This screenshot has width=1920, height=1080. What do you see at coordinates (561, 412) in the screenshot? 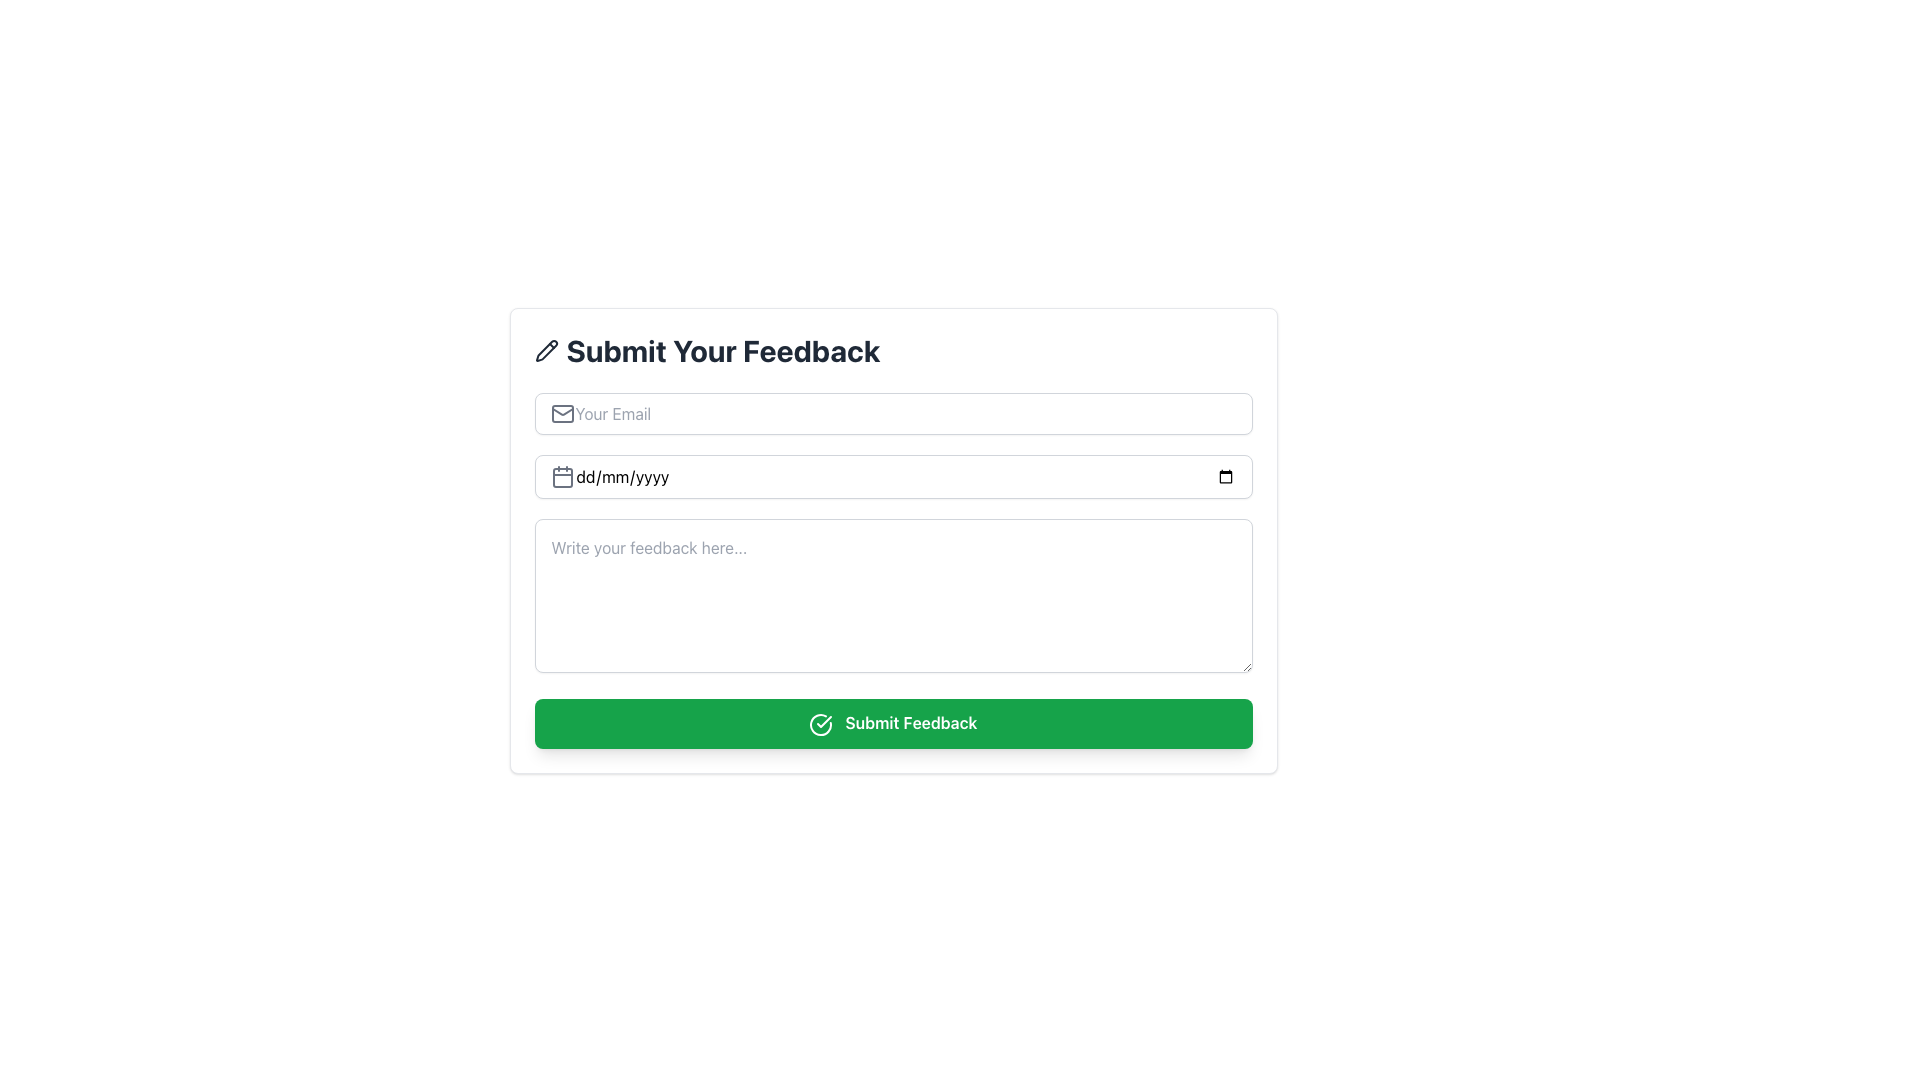
I see `the email input icon located at the far left of the email input field, which signifies that the associated field is intended for email input` at bounding box center [561, 412].